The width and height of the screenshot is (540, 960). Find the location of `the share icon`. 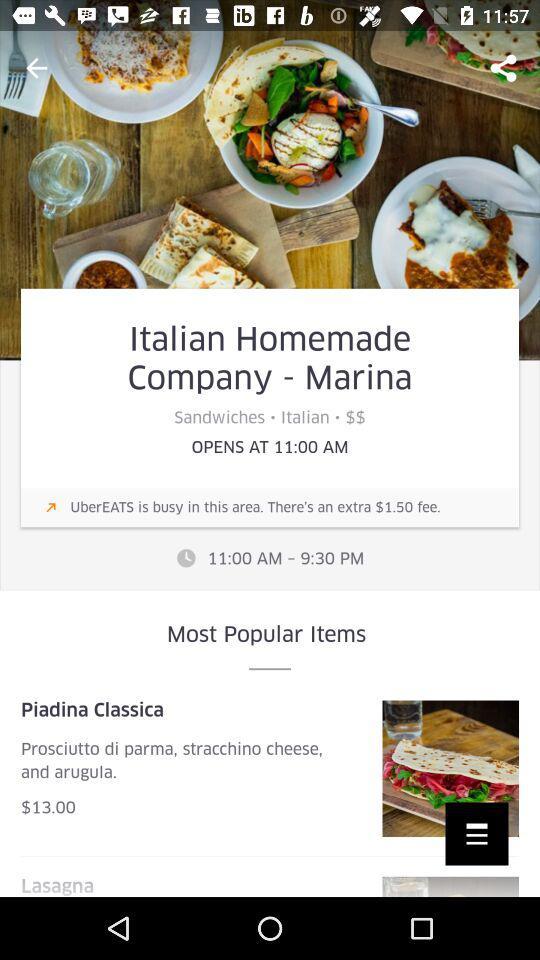

the share icon is located at coordinates (502, 68).